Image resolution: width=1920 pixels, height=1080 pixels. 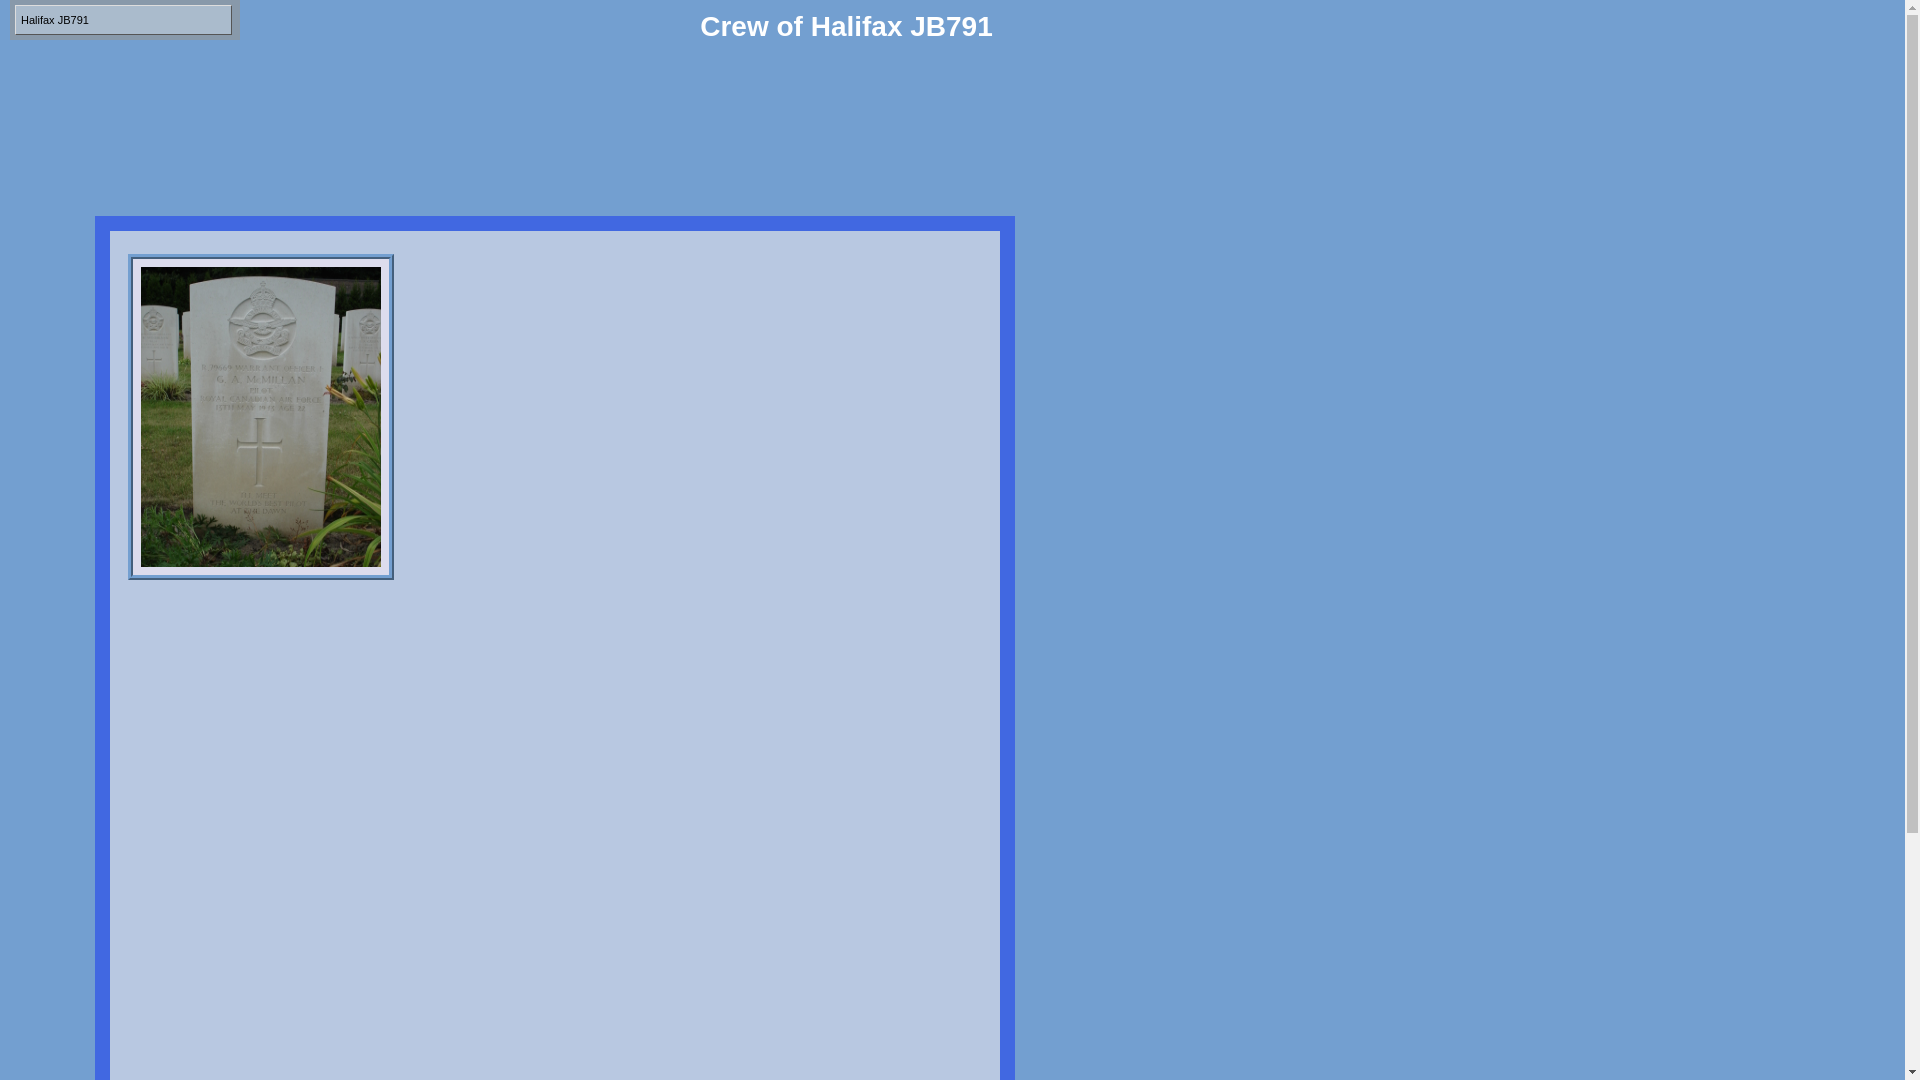 What do you see at coordinates (122, 19) in the screenshot?
I see `'Halifax JB791'` at bounding box center [122, 19].